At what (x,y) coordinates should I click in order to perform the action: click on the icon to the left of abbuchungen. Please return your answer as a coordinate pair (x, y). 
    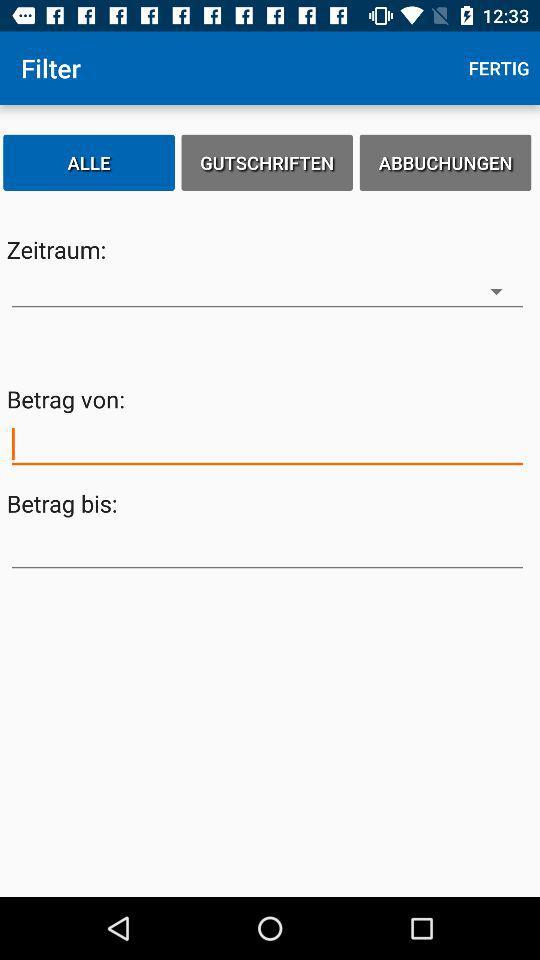
    Looking at the image, I should click on (267, 161).